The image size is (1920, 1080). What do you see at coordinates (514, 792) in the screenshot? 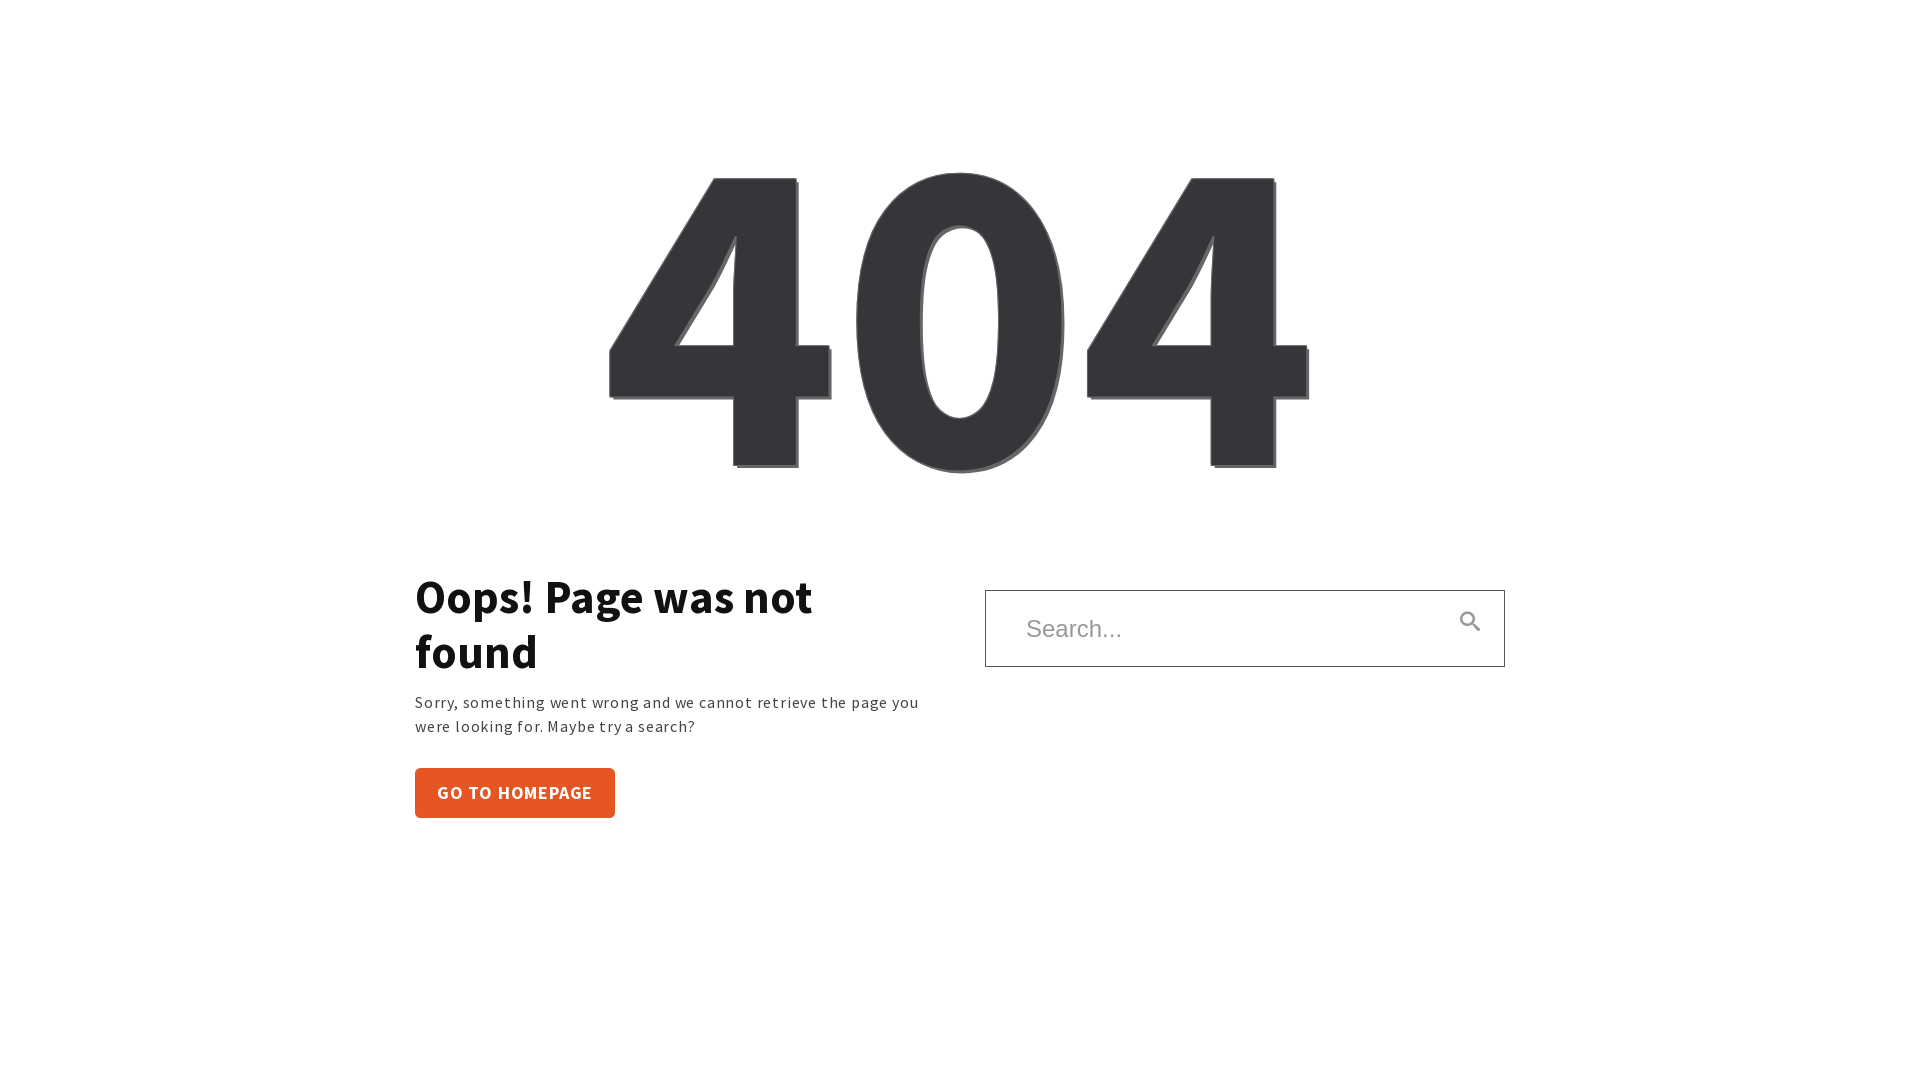
I see `'GO TO HOMEPAGE'` at bounding box center [514, 792].